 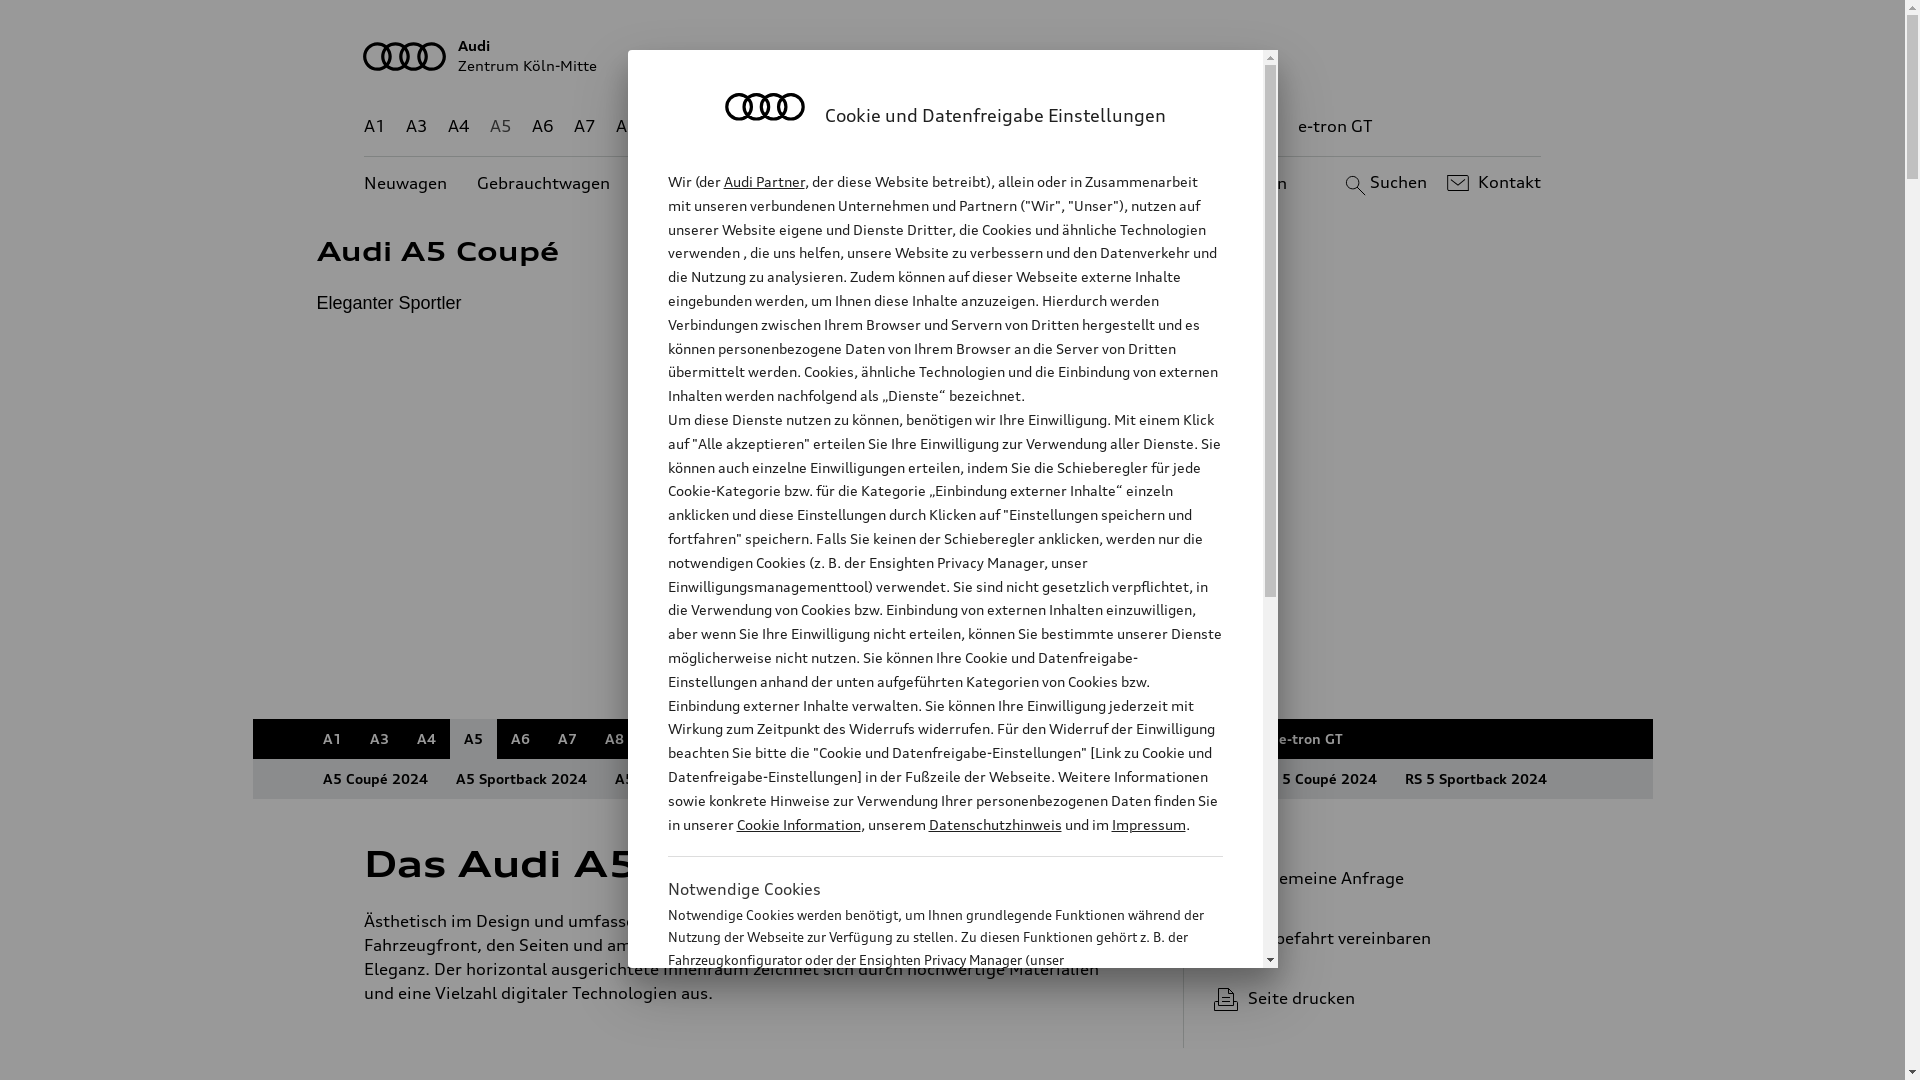 I want to click on 'A6', so click(x=519, y=739).